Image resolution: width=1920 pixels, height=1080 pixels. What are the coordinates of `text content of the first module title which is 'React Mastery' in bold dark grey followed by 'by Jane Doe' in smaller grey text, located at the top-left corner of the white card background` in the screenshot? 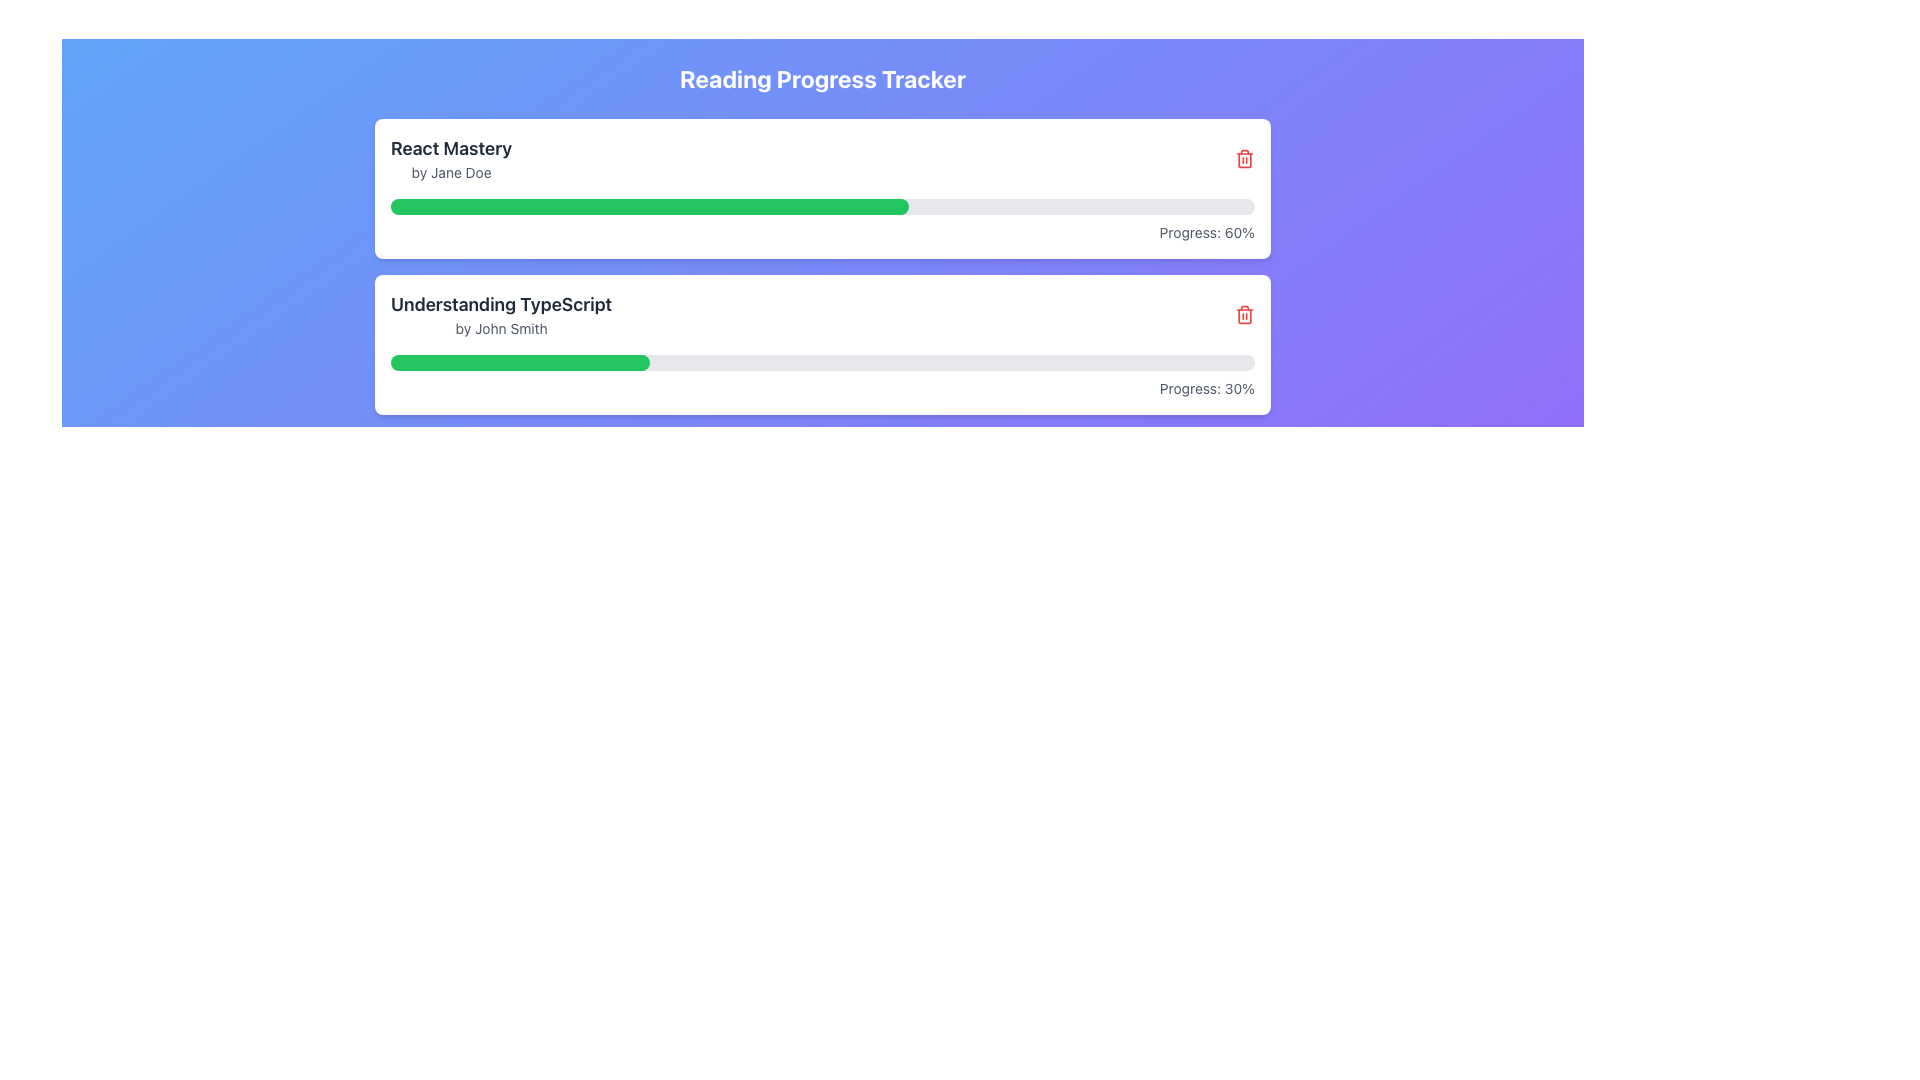 It's located at (450, 157).